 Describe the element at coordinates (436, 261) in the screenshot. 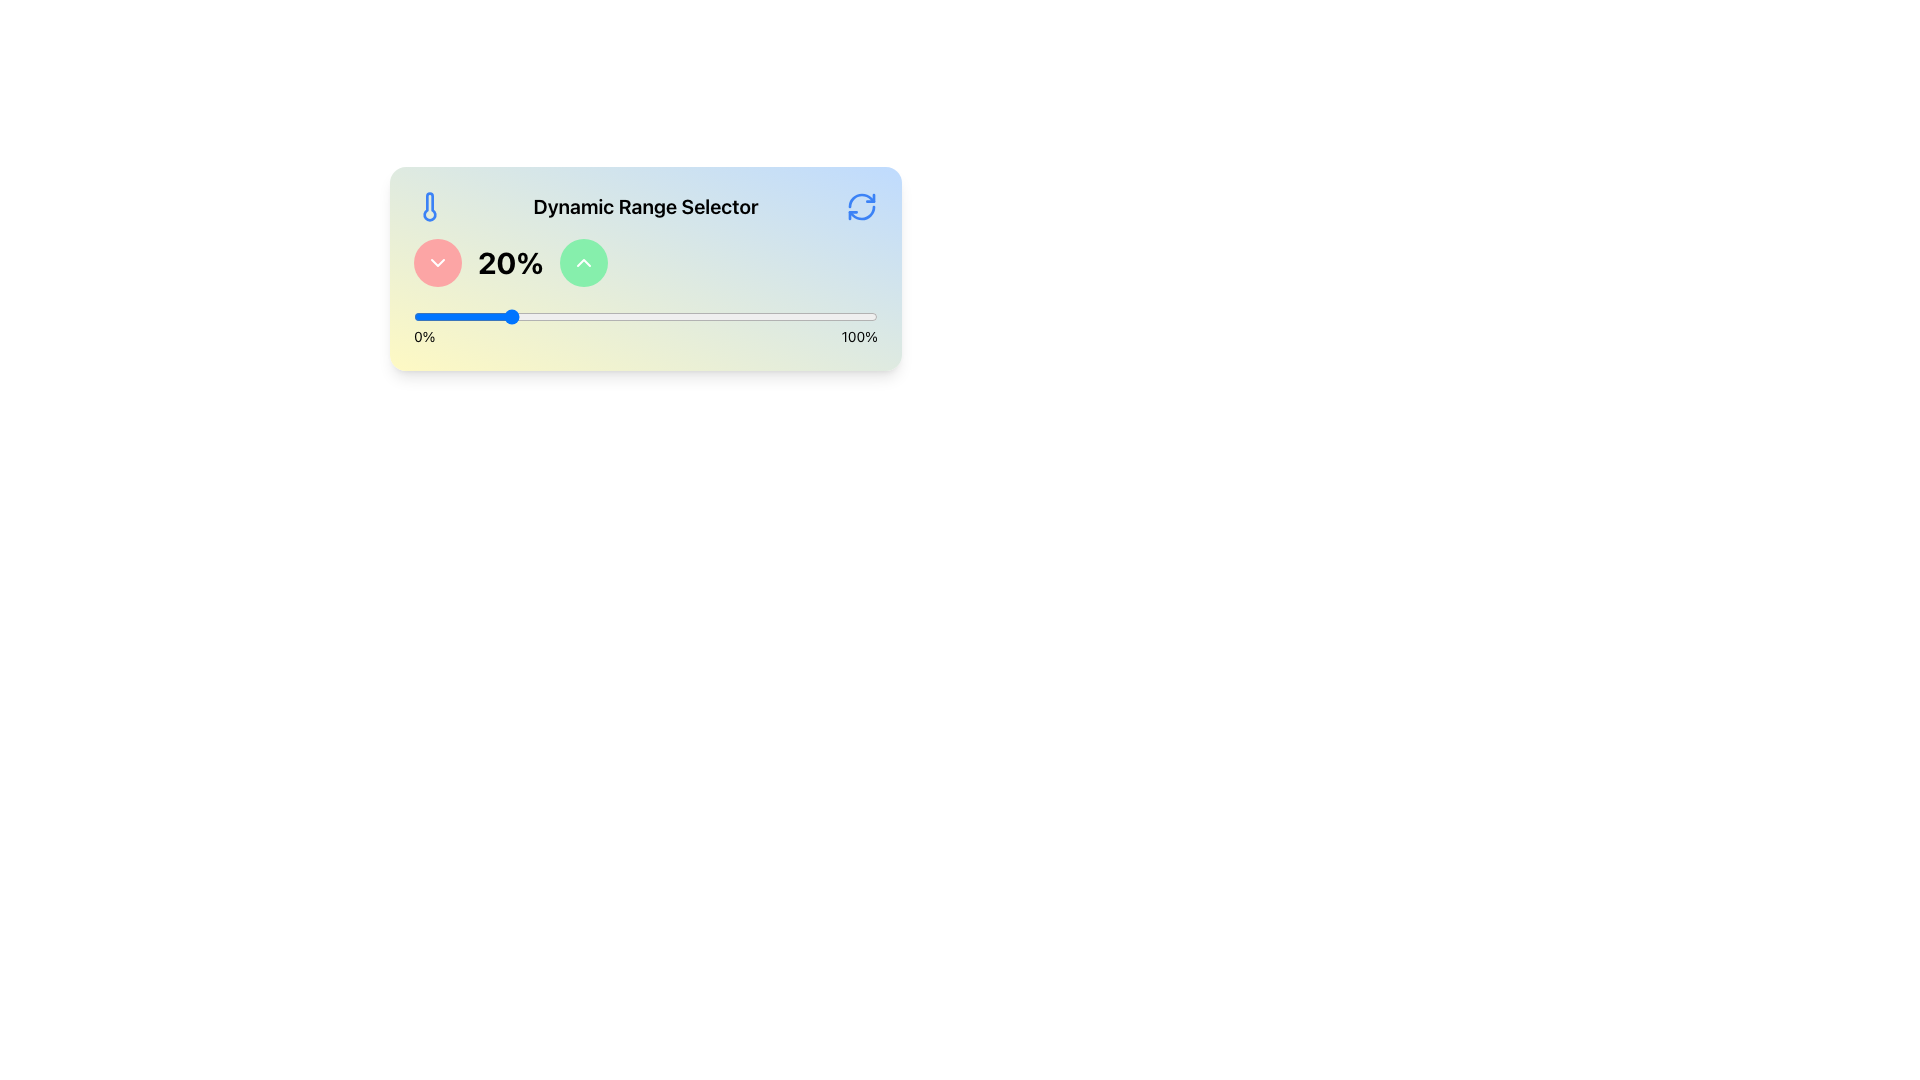

I see `the circular button with a reddish background that acts as an indicator for collapsing or expanding content, located to the right of the '20%' display and below the title 'Dynamic Range Selector'` at that location.